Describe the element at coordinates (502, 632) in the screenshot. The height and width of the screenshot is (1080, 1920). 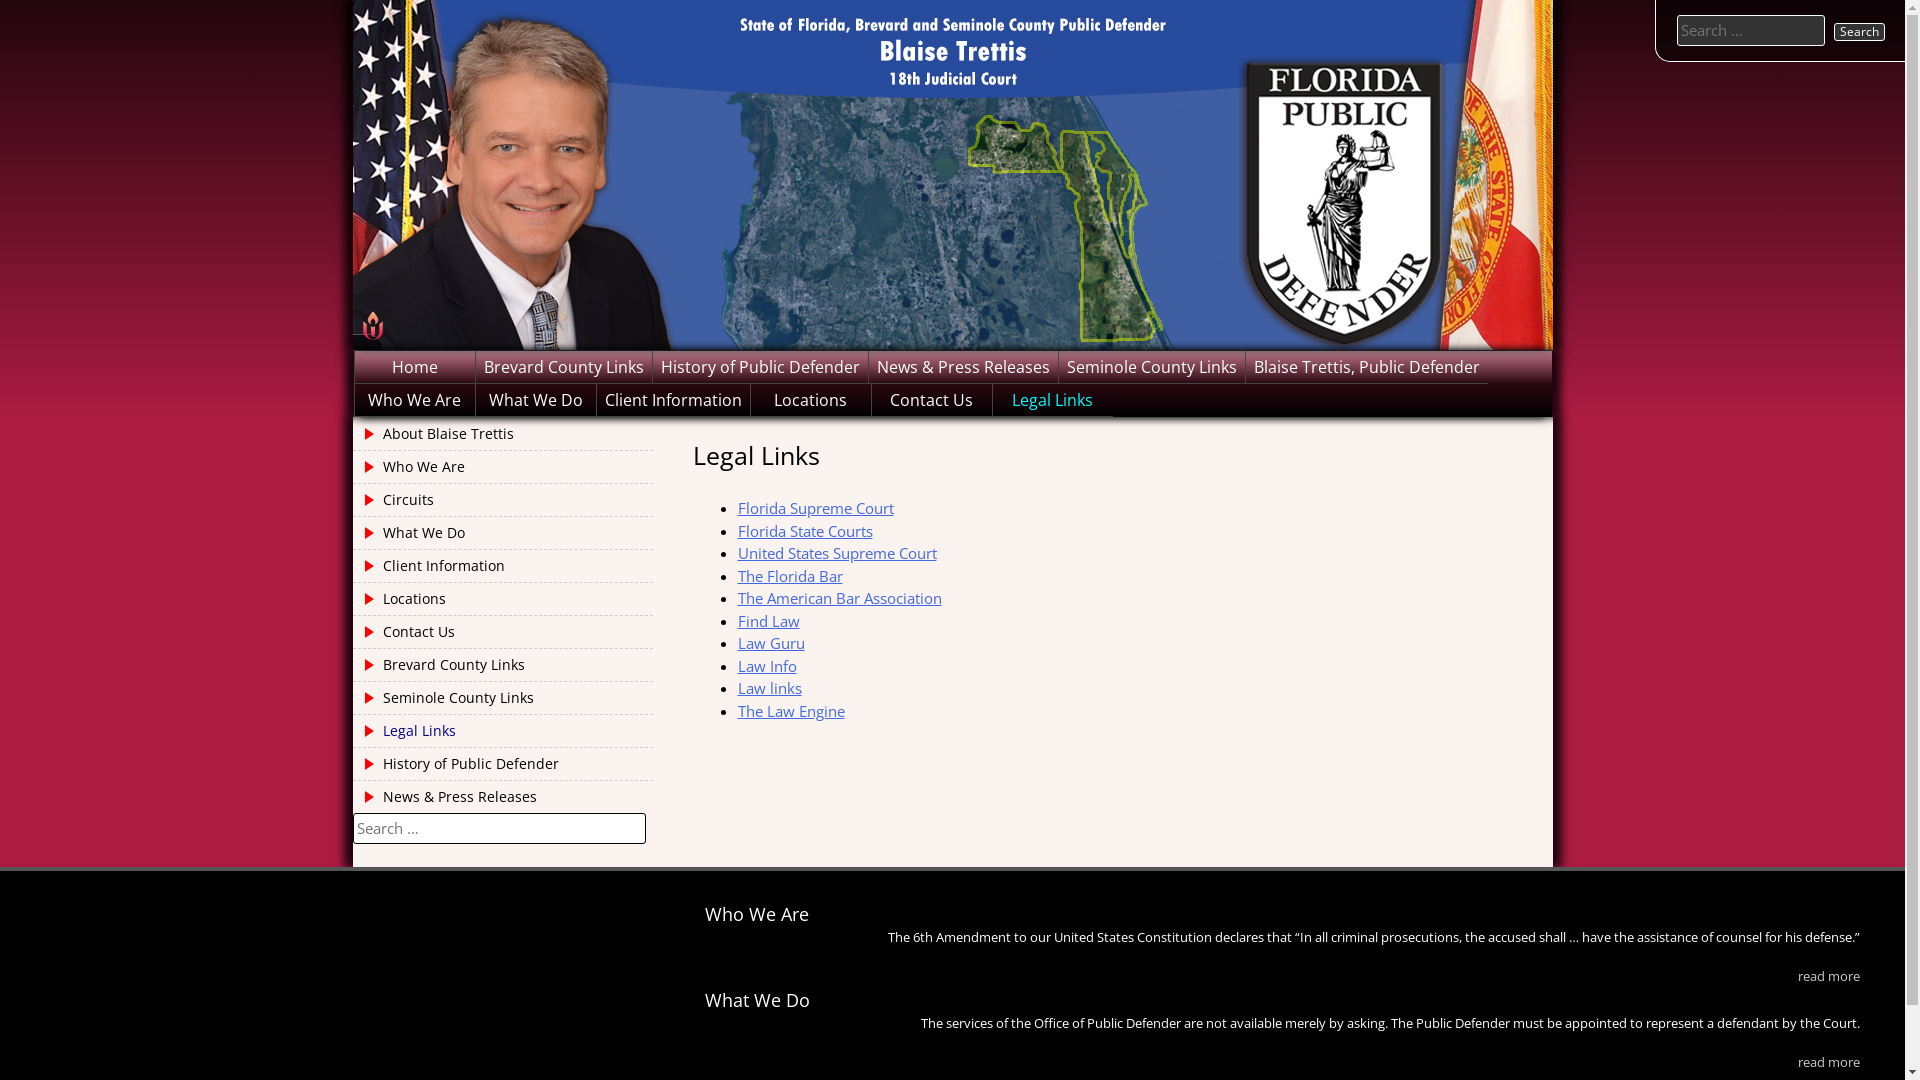
I see `'Contact Us'` at that location.